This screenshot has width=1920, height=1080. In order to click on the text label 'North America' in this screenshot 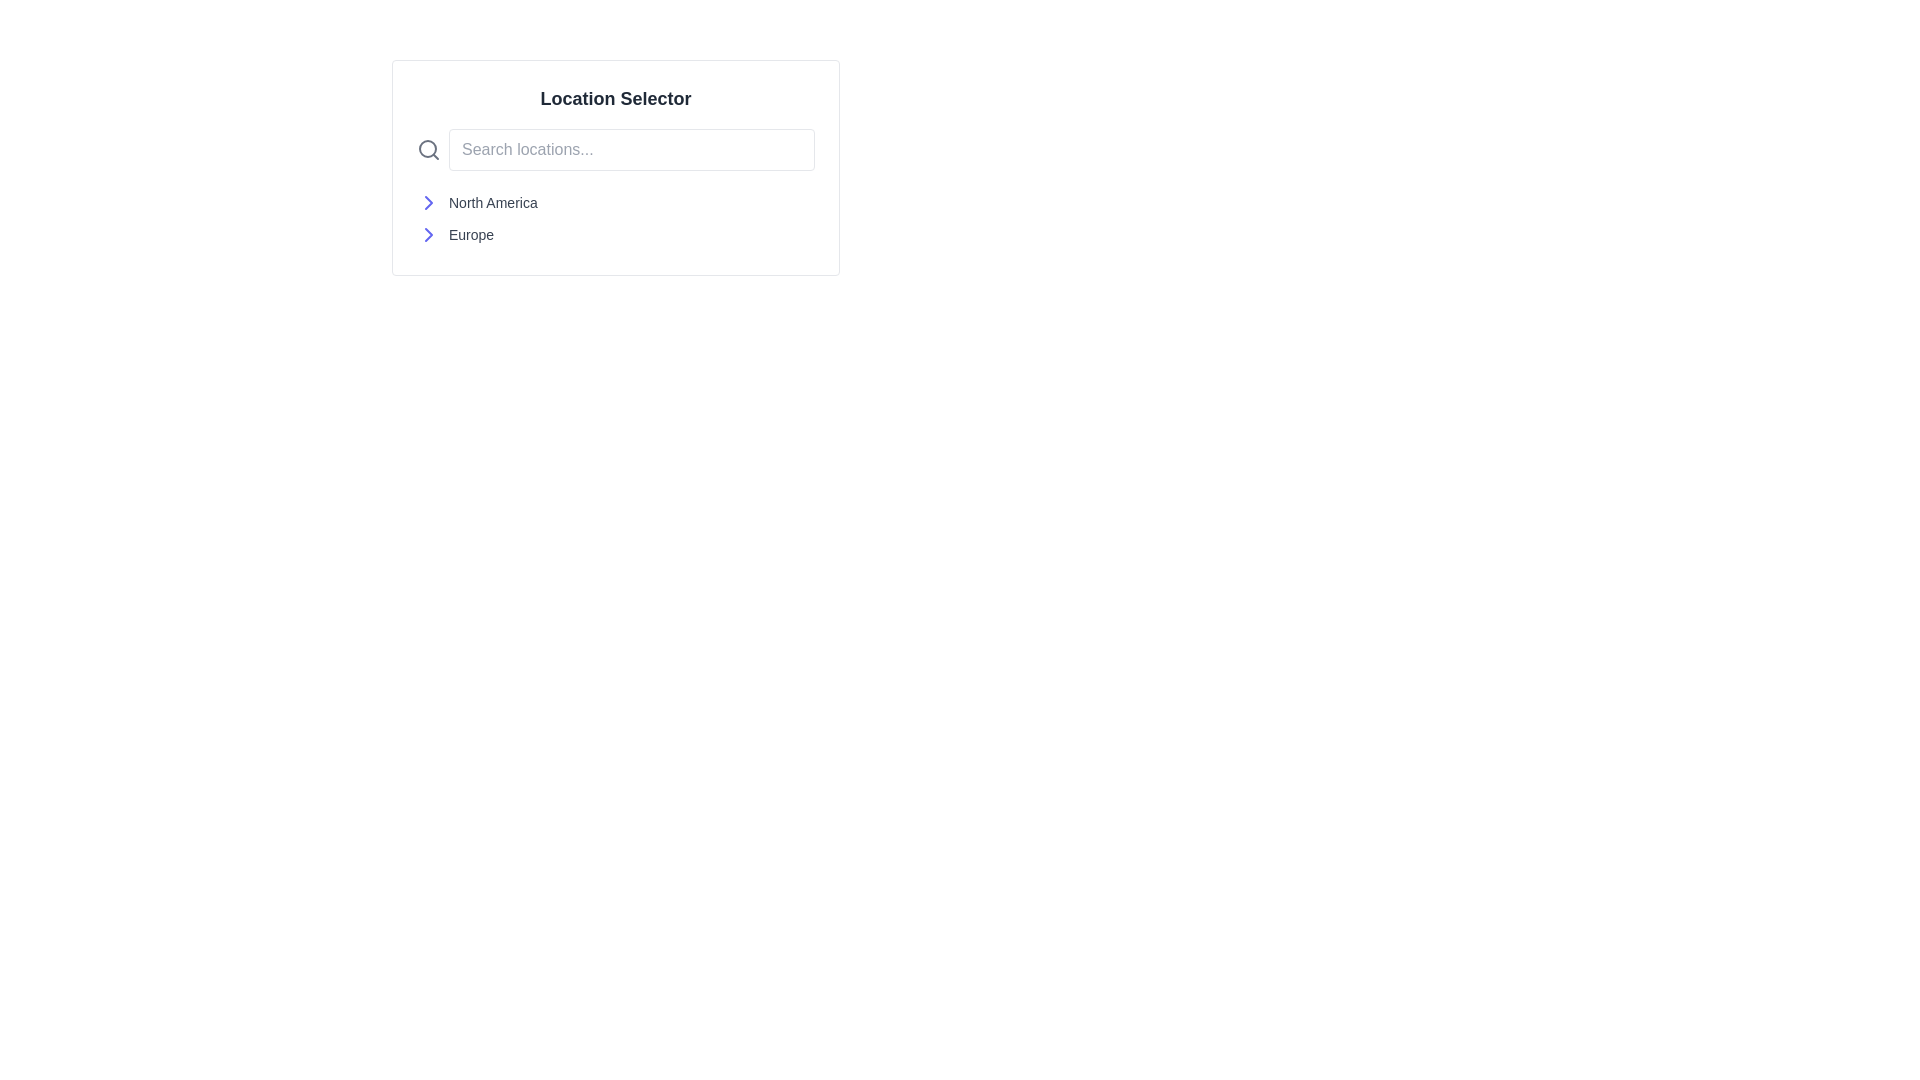, I will do `click(493, 203)`.